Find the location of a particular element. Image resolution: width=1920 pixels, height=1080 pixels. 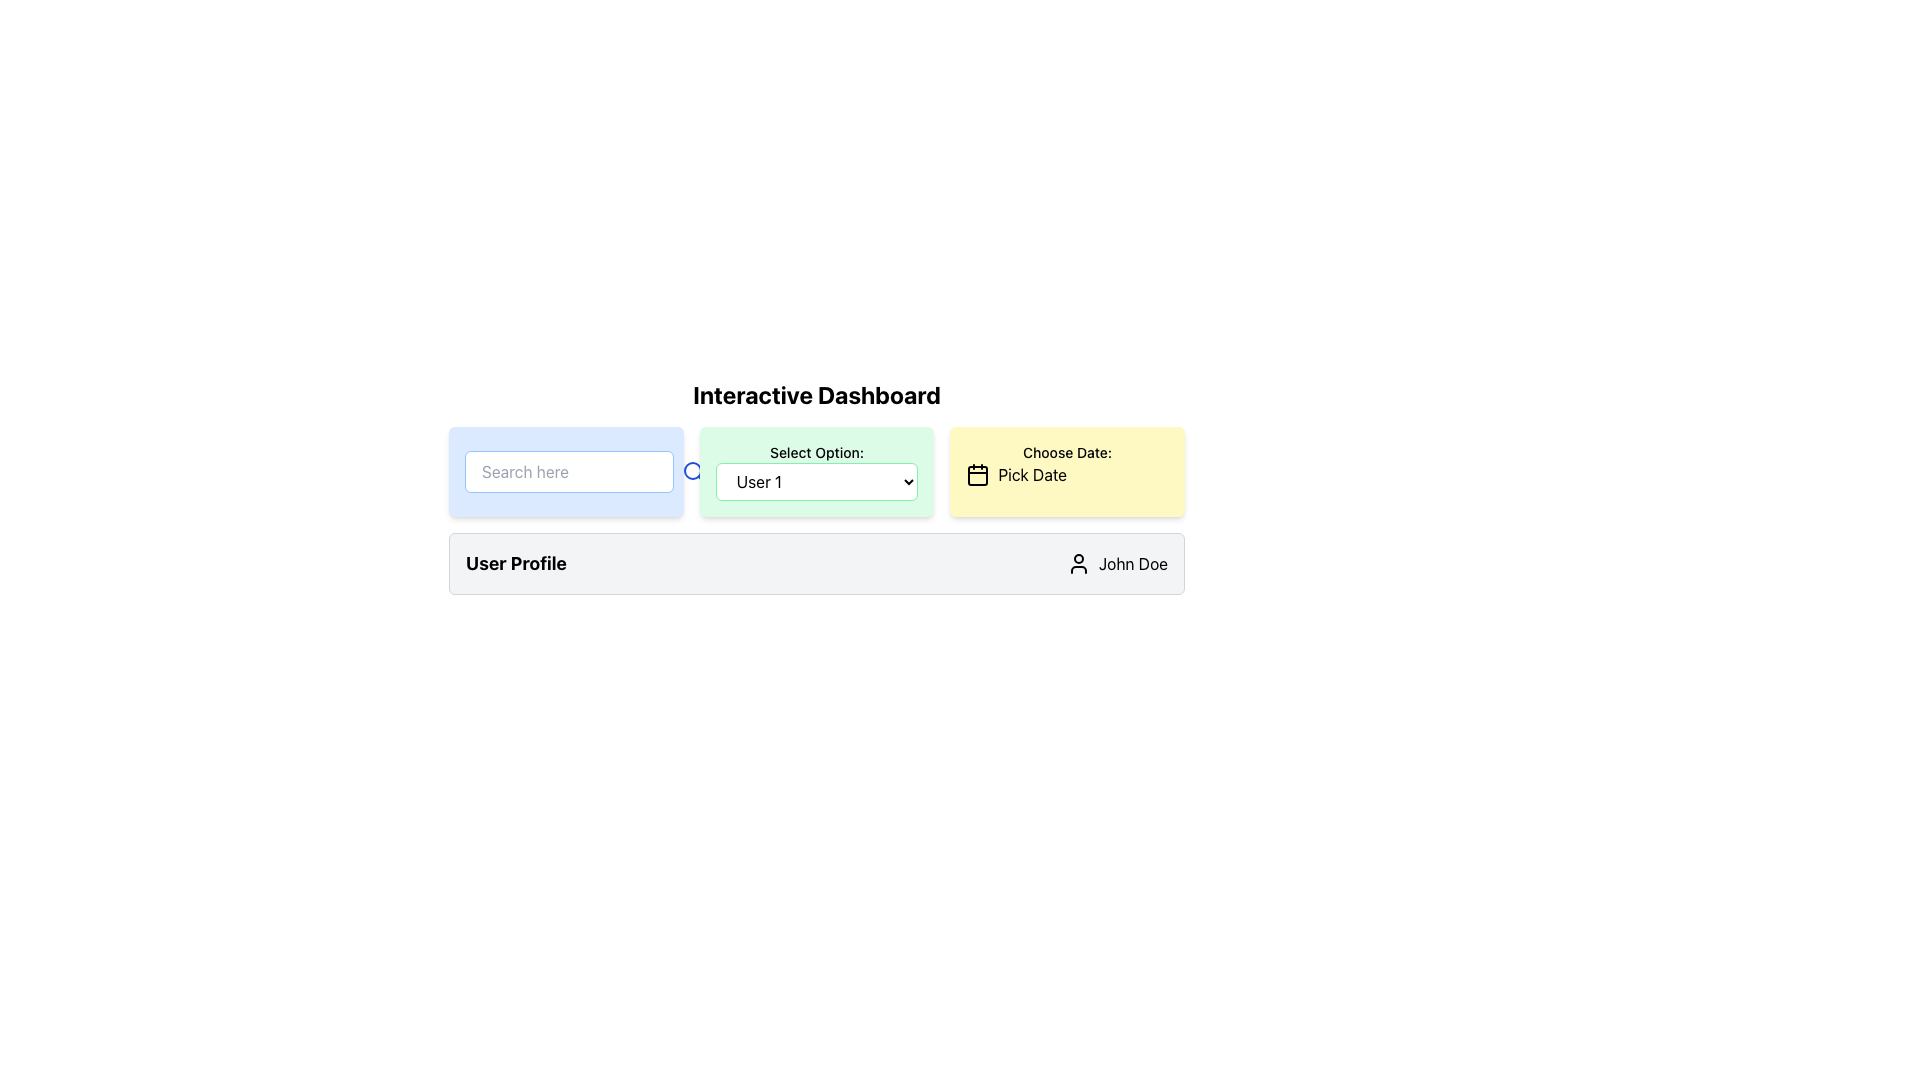

the small circle at the center of the magnifying glass of the search icon, which is positioned to the right of the 'Search here' input field is located at coordinates (692, 470).